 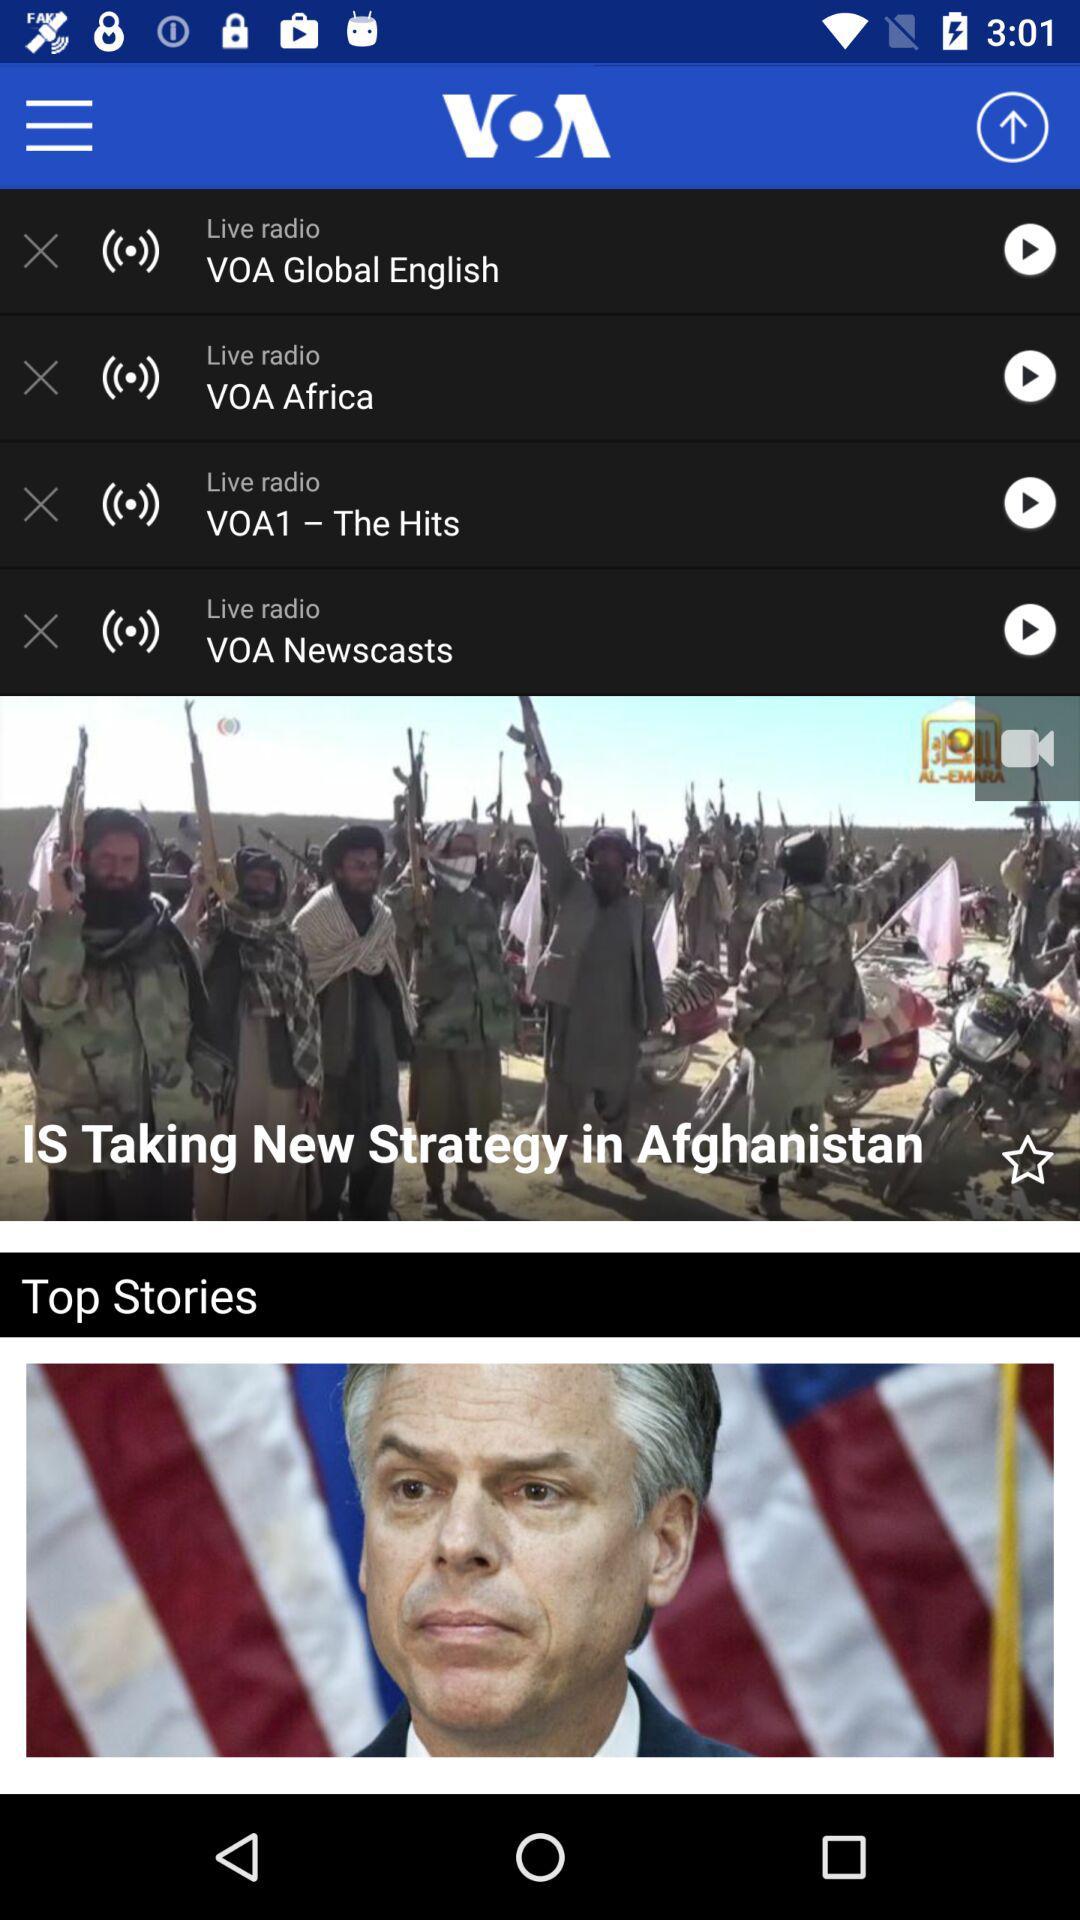 I want to click on top stories icon, so click(x=507, y=1294).